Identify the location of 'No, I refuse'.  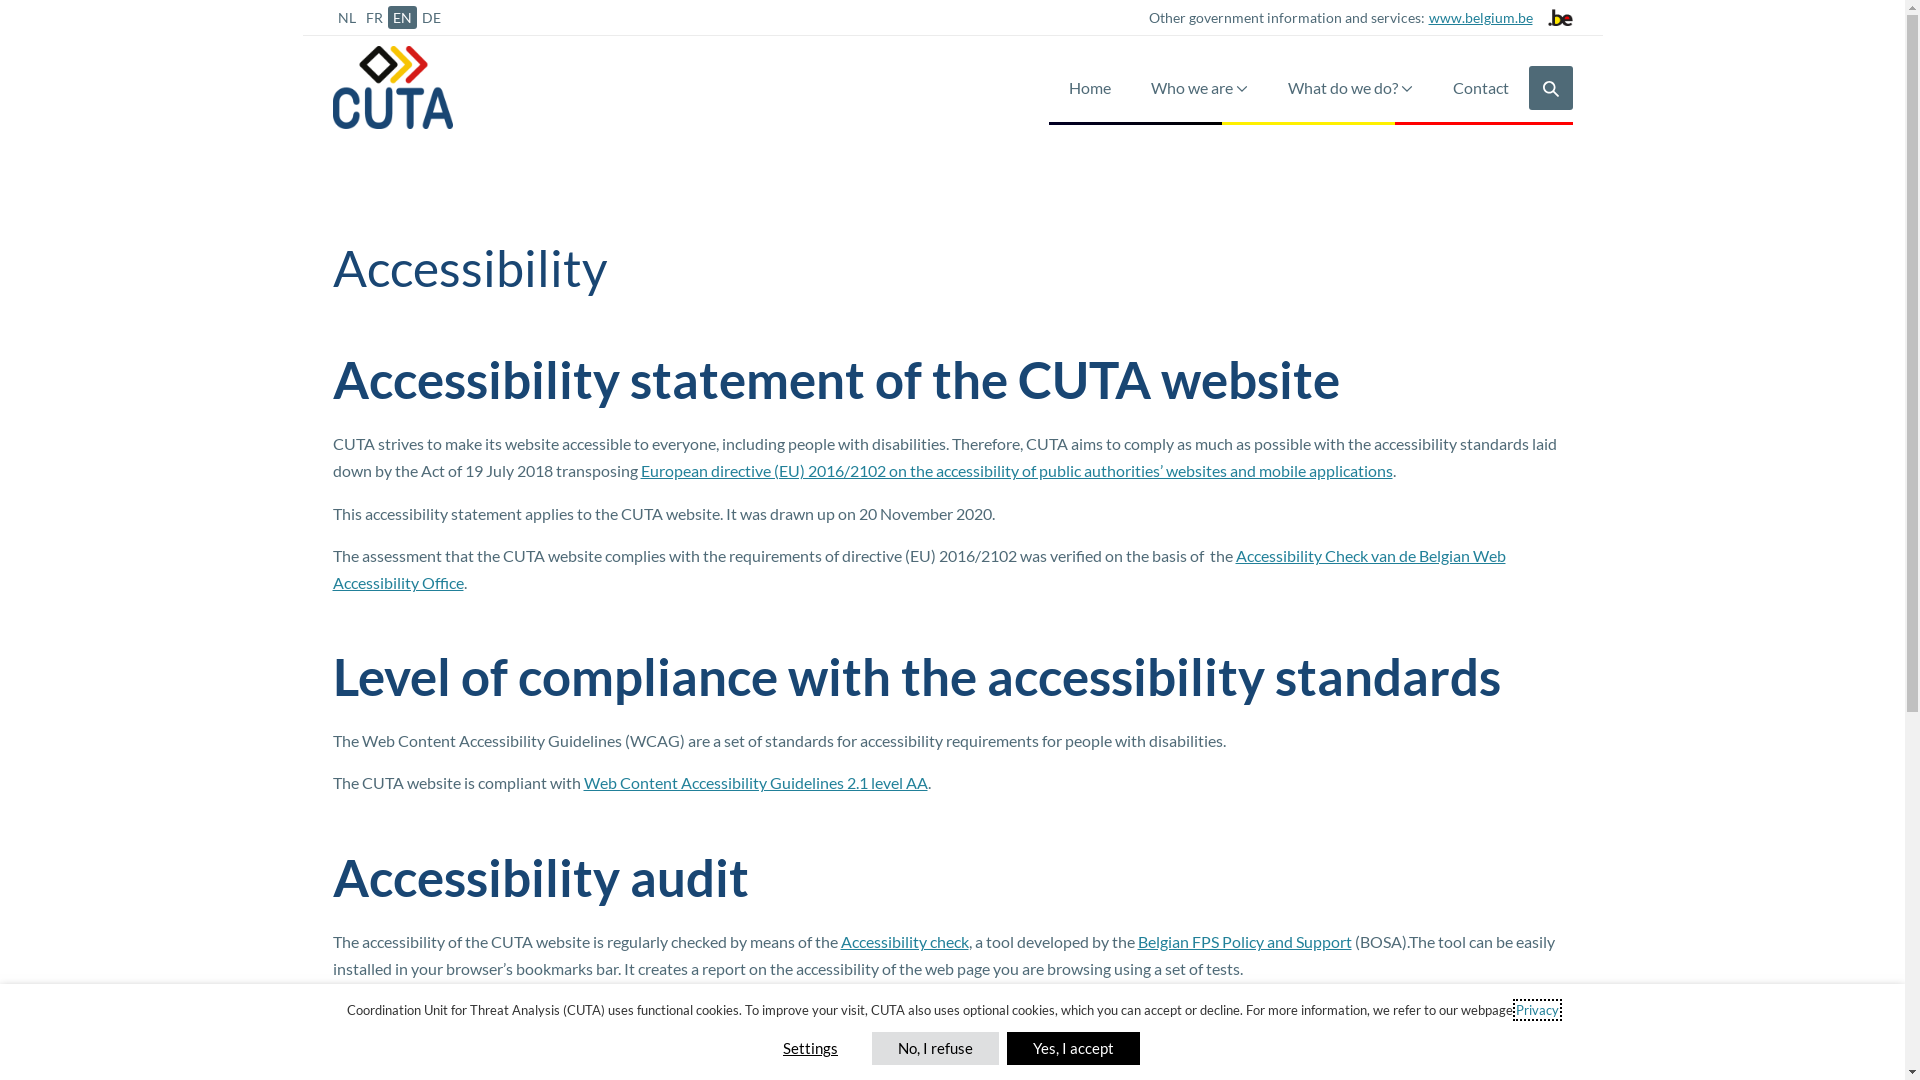
(934, 1047).